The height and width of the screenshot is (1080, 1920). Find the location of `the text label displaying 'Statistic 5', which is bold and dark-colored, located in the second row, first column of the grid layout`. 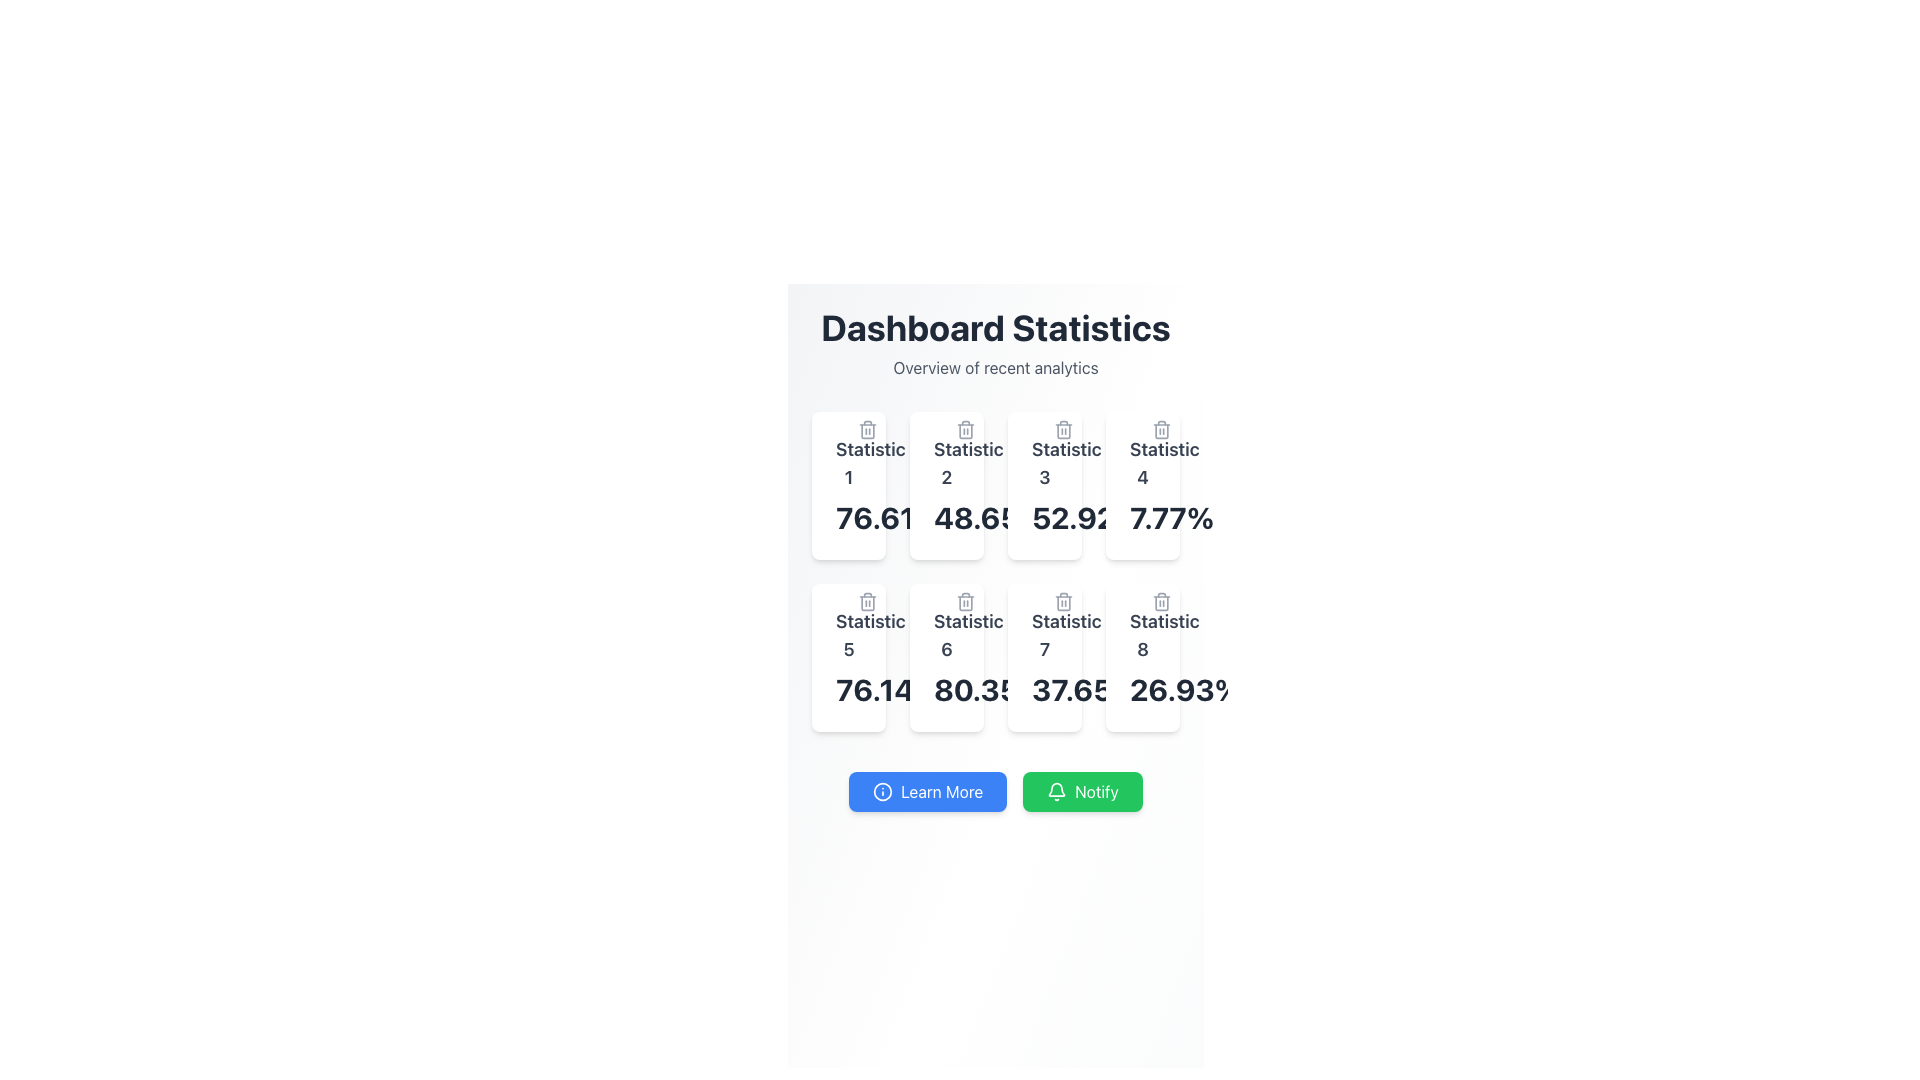

the text label displaying 'Statistic 5', which is bold and dark-colored, located in the second row, first column of the grid layout is located at coordinates (849, 636).